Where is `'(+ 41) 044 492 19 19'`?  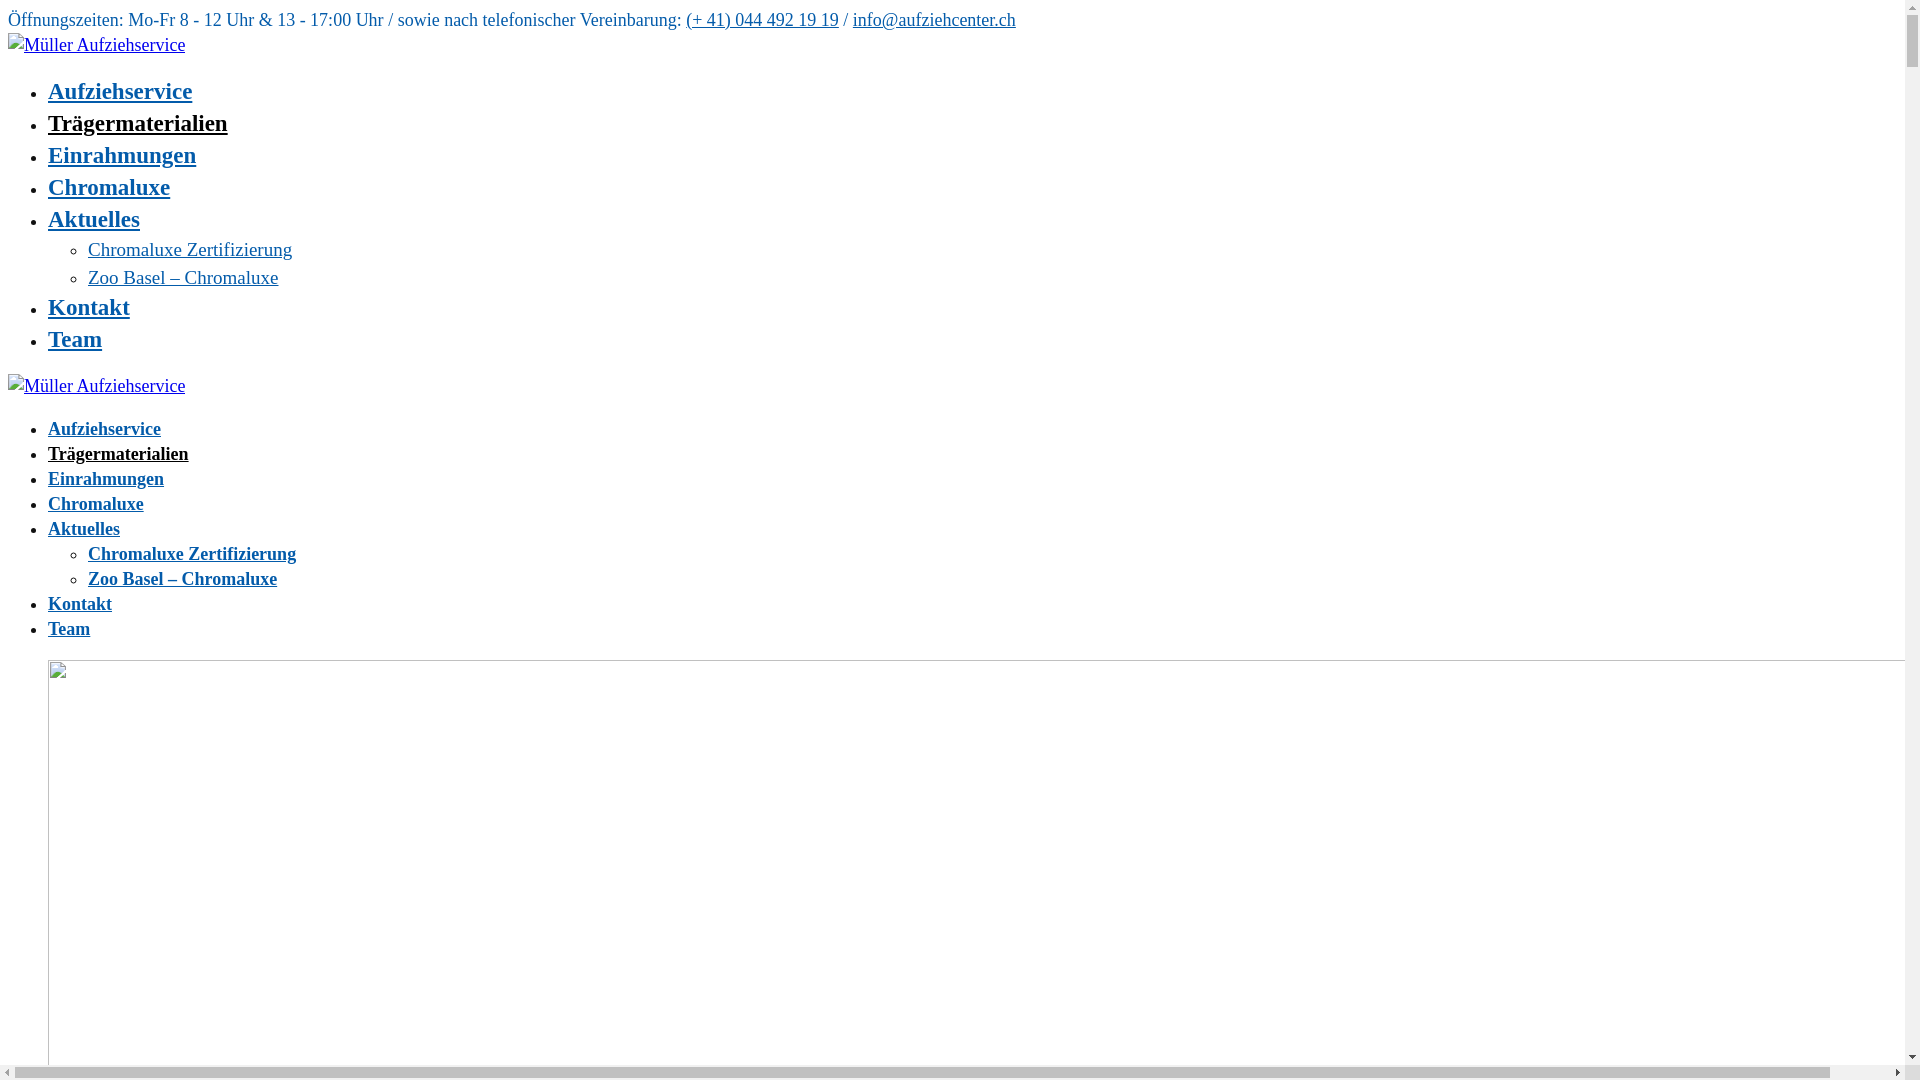 '(+ 41) 044 492 19 19' is located at coordinates (761, 19).